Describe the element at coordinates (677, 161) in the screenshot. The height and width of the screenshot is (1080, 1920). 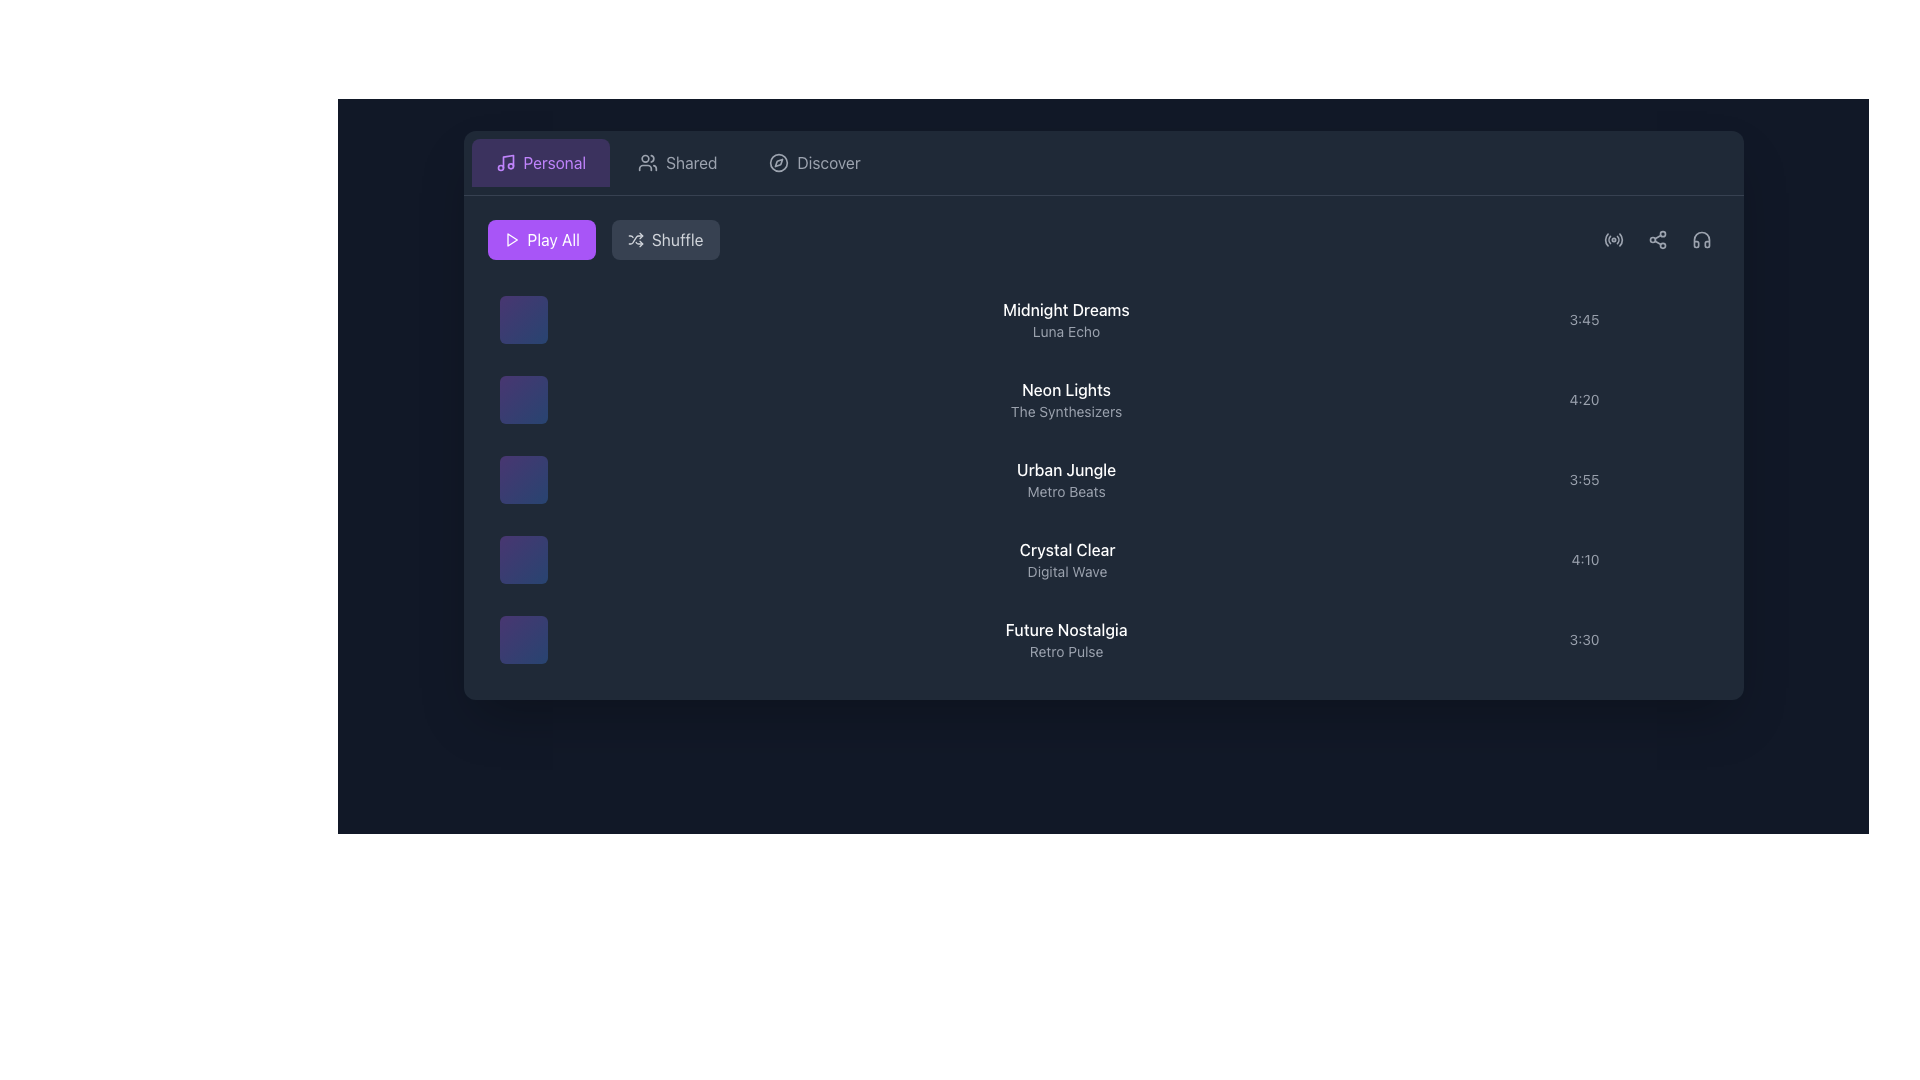
I see `the 'Shared' button, which is the second button in a row of three, positioned between the 'Personal' and 'Discover' buttons` at that location.